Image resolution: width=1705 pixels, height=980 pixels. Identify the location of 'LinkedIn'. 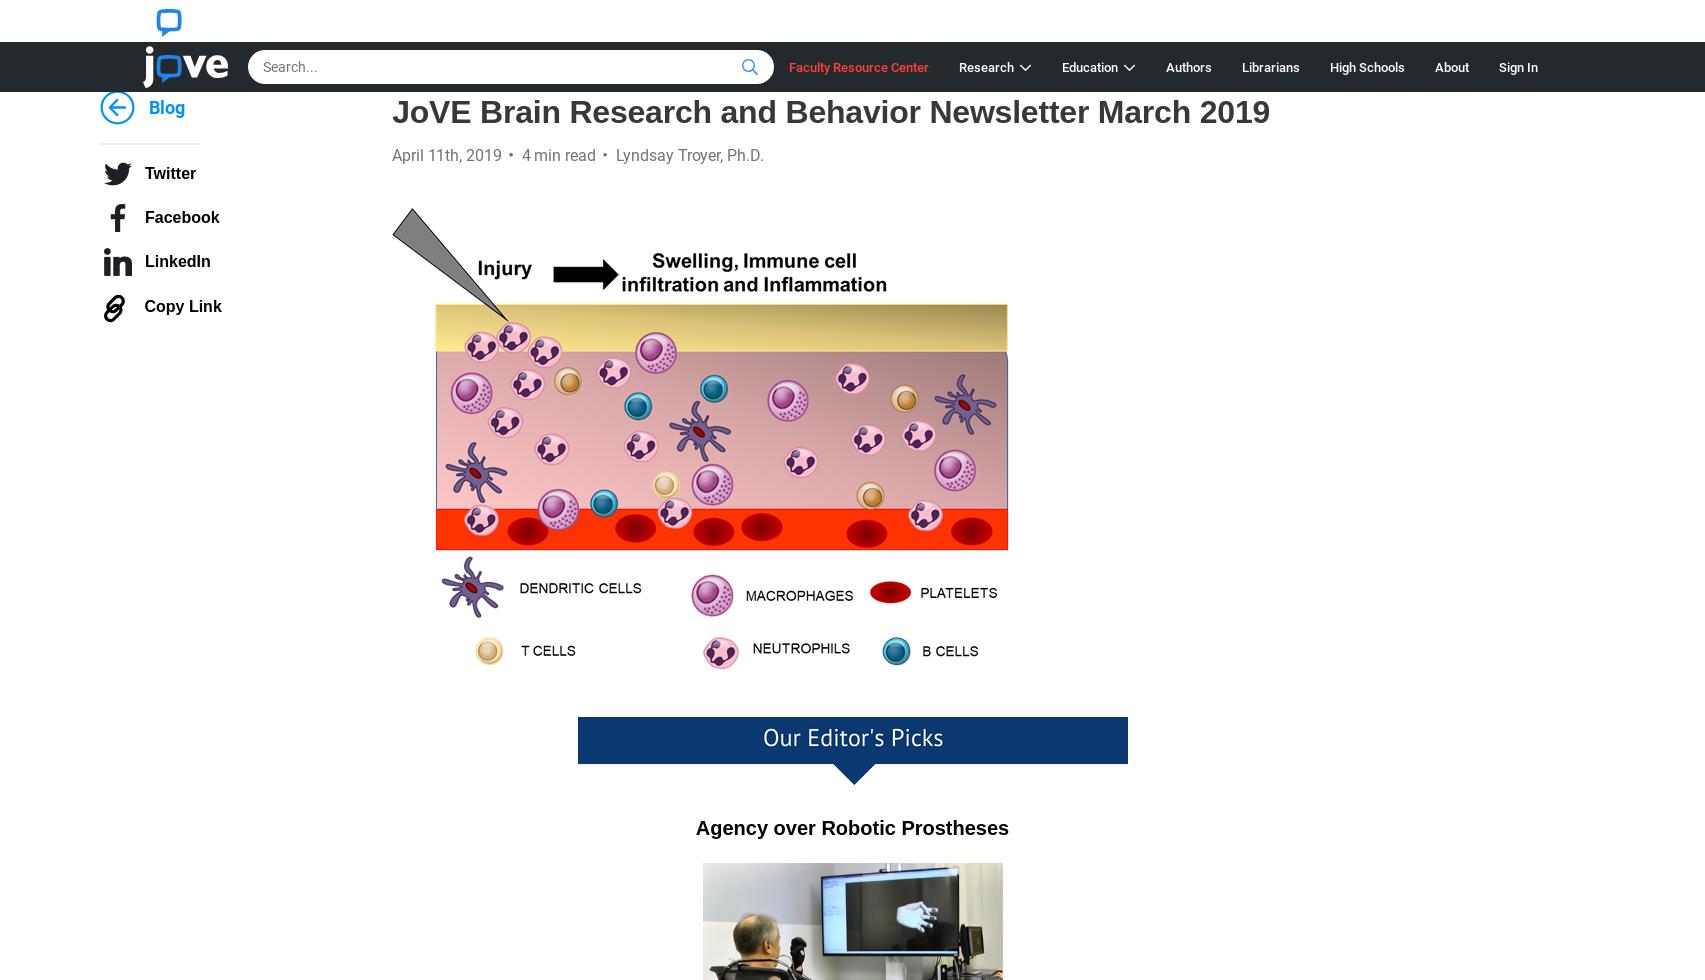
(177, 261).